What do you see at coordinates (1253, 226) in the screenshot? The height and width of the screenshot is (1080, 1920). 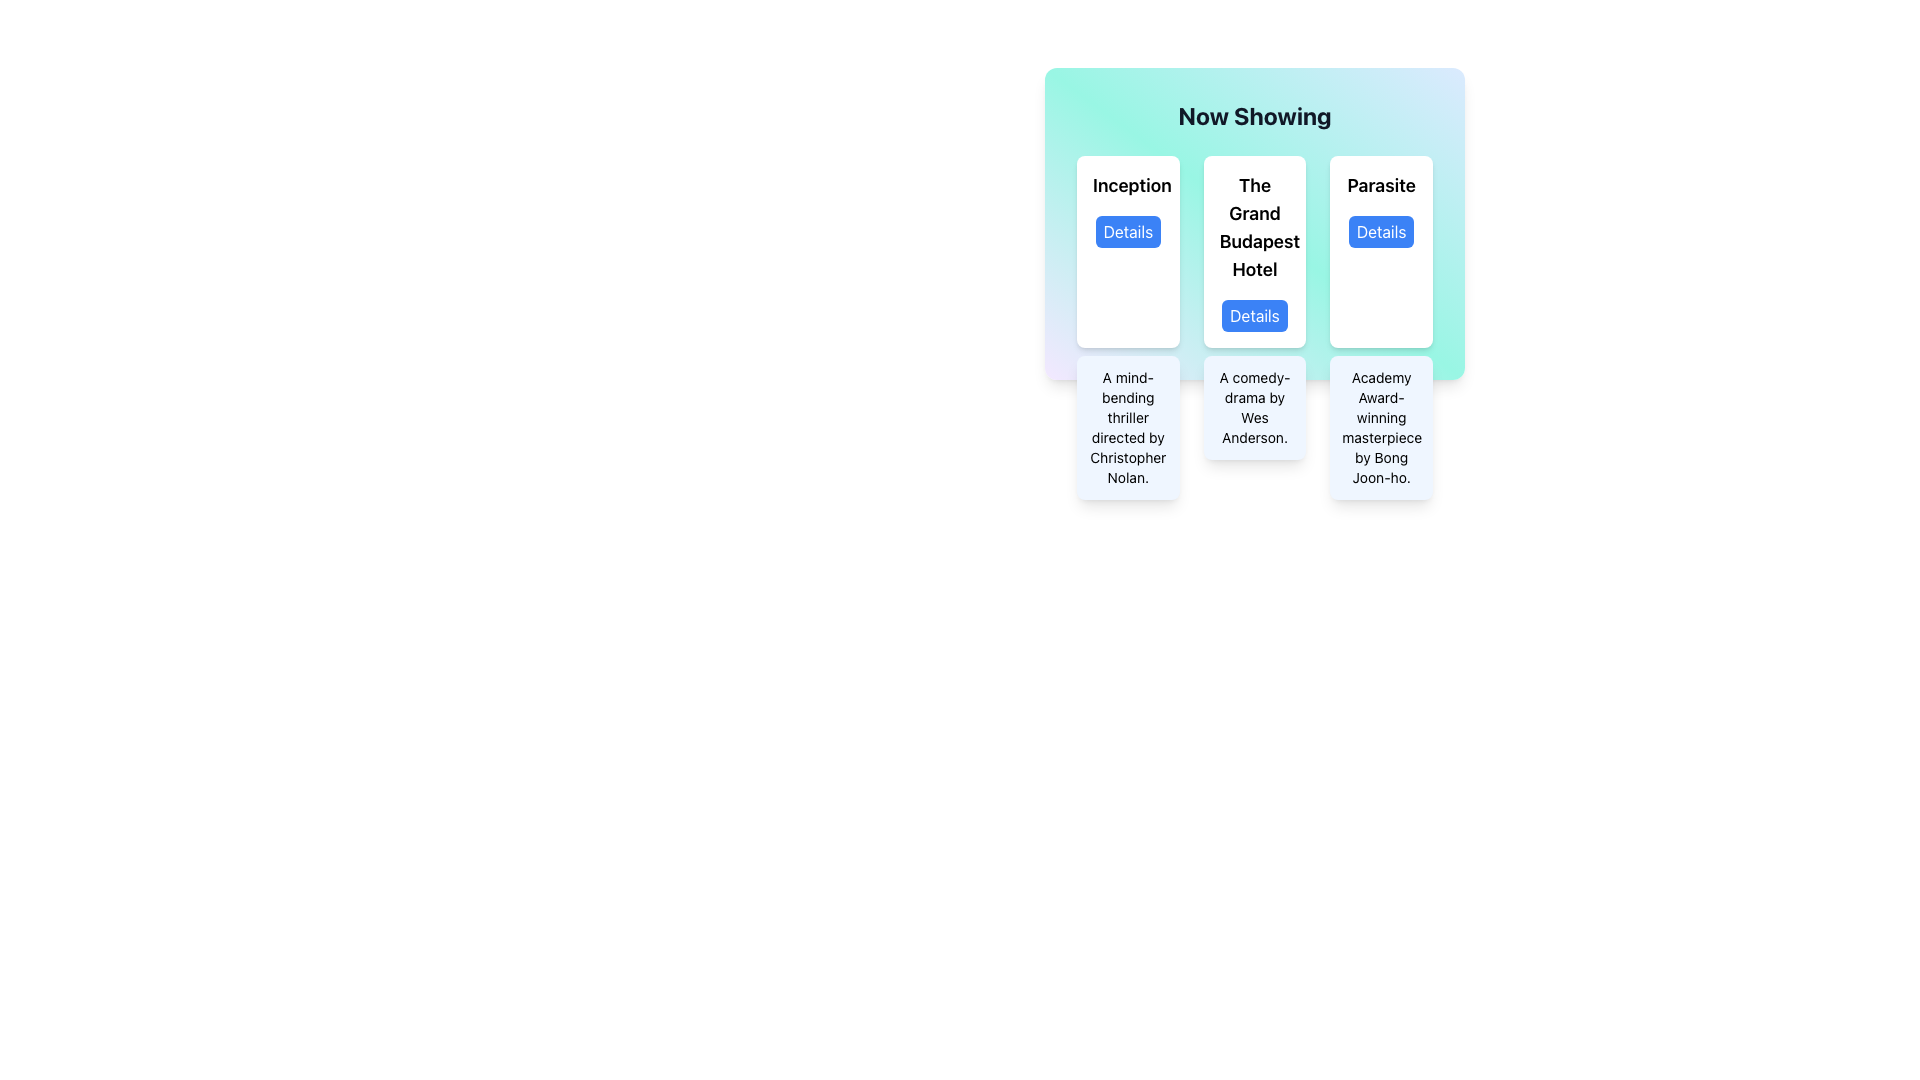 I see `the text label displaying 'The Grand Budapest Hotel', which is centrally aligned and positioned above the 'Details' button in the 'Now Showing' section` at bounding box center [1253, 226].